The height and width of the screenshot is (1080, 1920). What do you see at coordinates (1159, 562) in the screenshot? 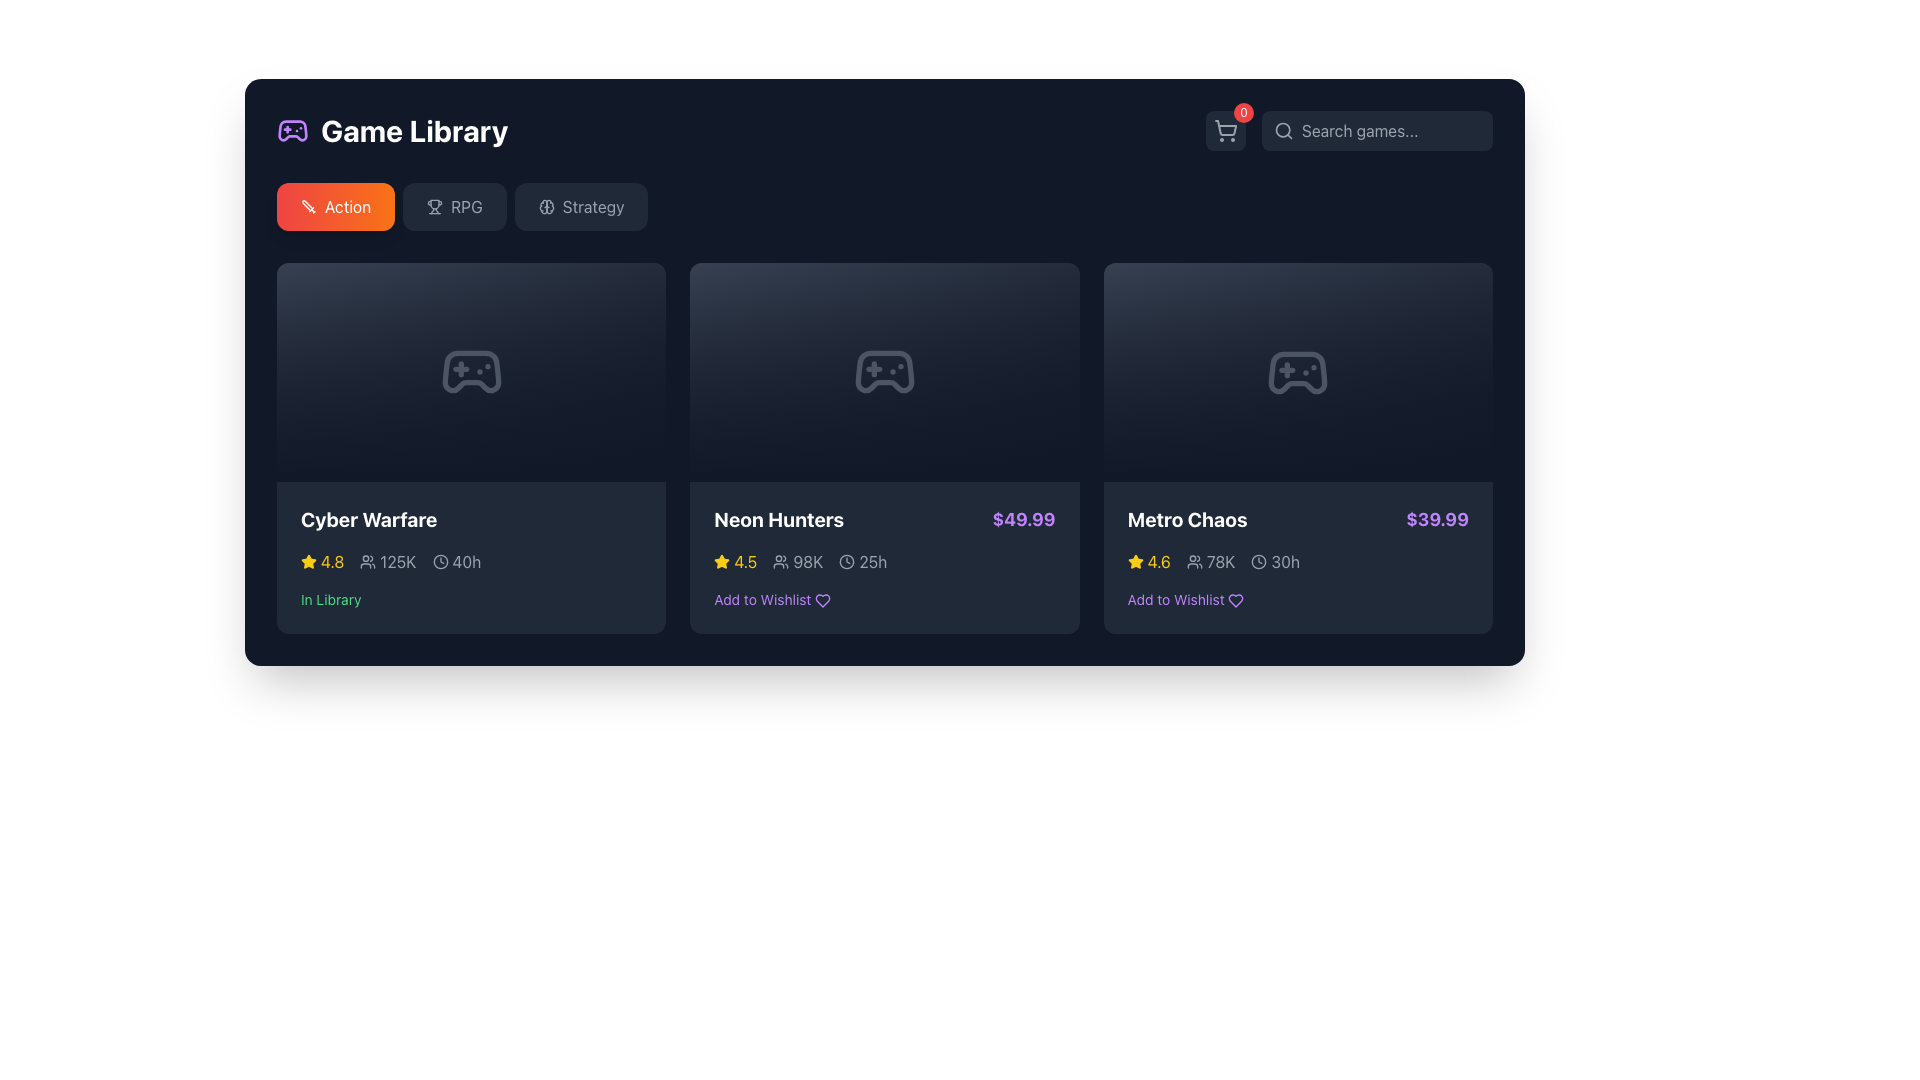
I see `the text label displaying the numeric value '4.6', styled in yellow font, located adjacent to the star icon in the rating section of the 'Metro Chaos' card` at bounding box center [1159, 562].